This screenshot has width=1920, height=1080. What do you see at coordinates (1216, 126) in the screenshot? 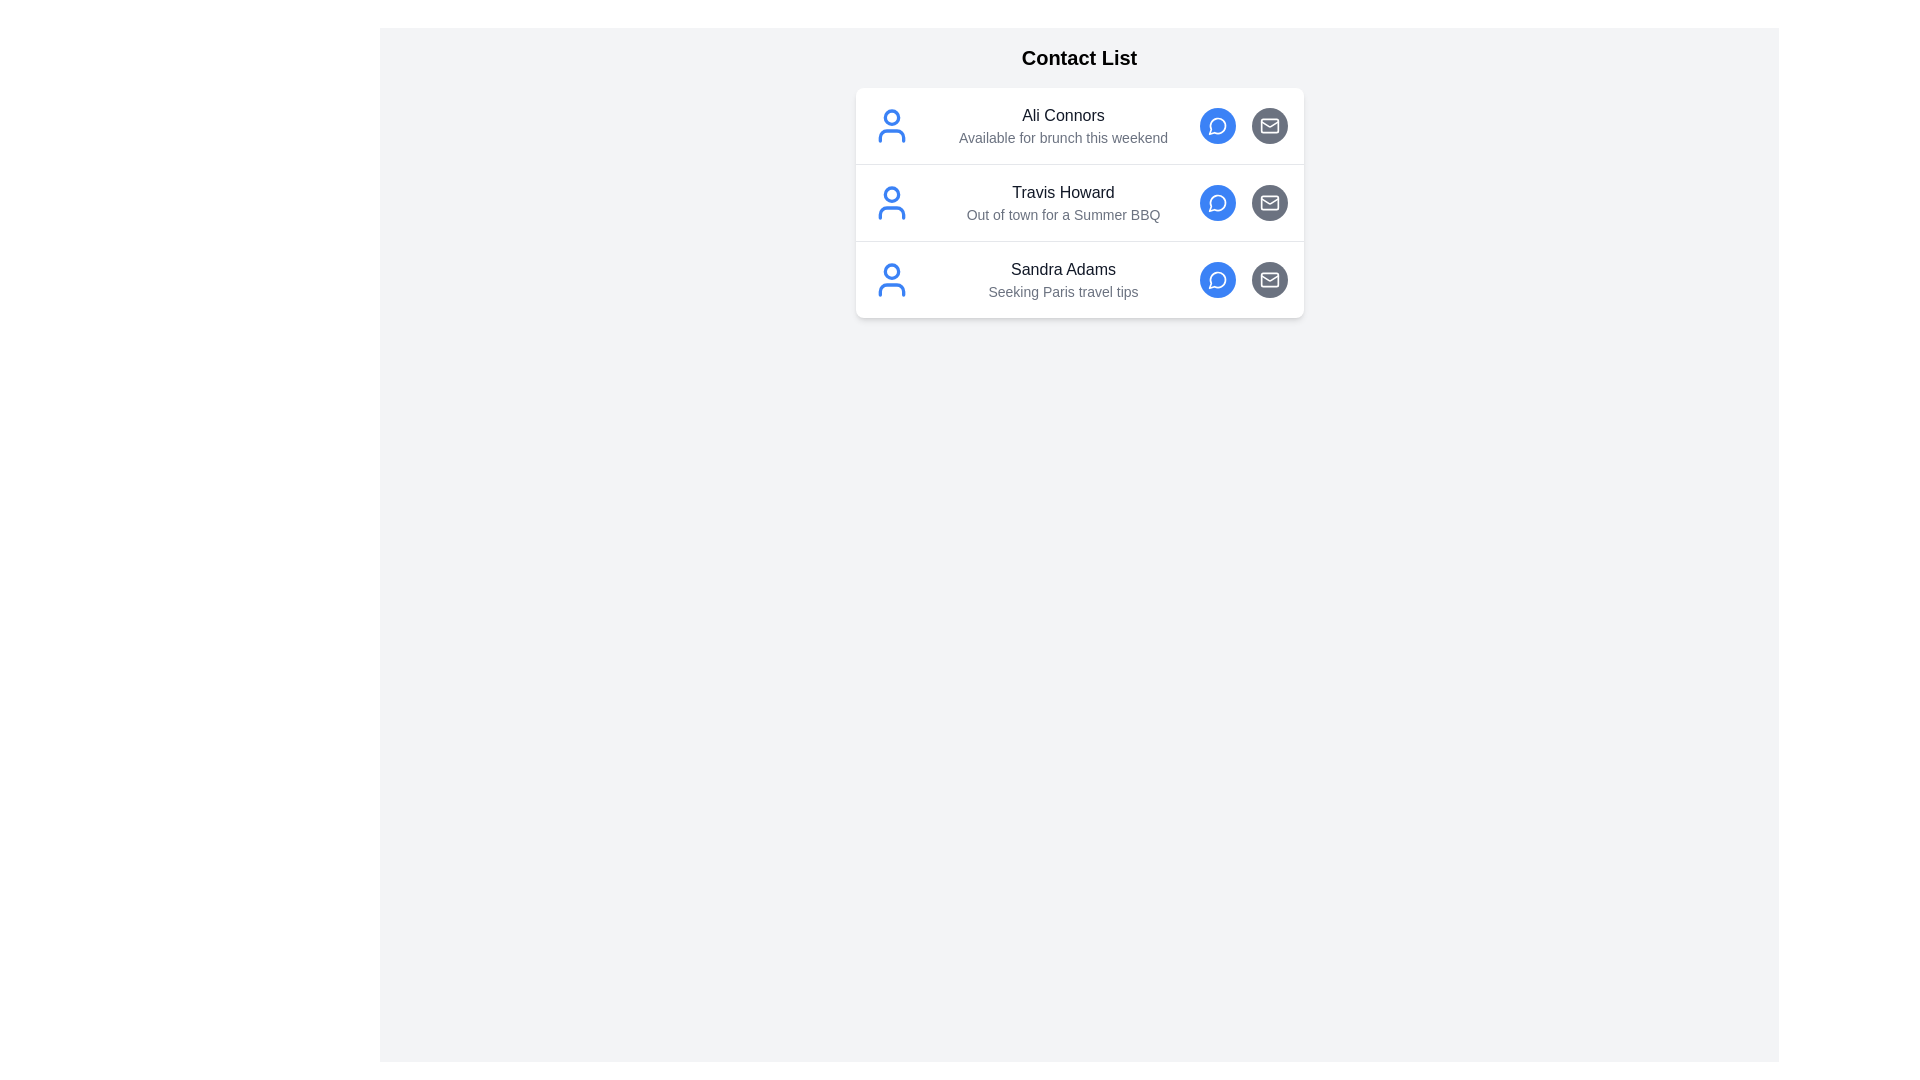
I see `the first button in the horizontal group next to the 'Ali Connors' contact entry to change its appearance` at bounding box center [1216, 126].